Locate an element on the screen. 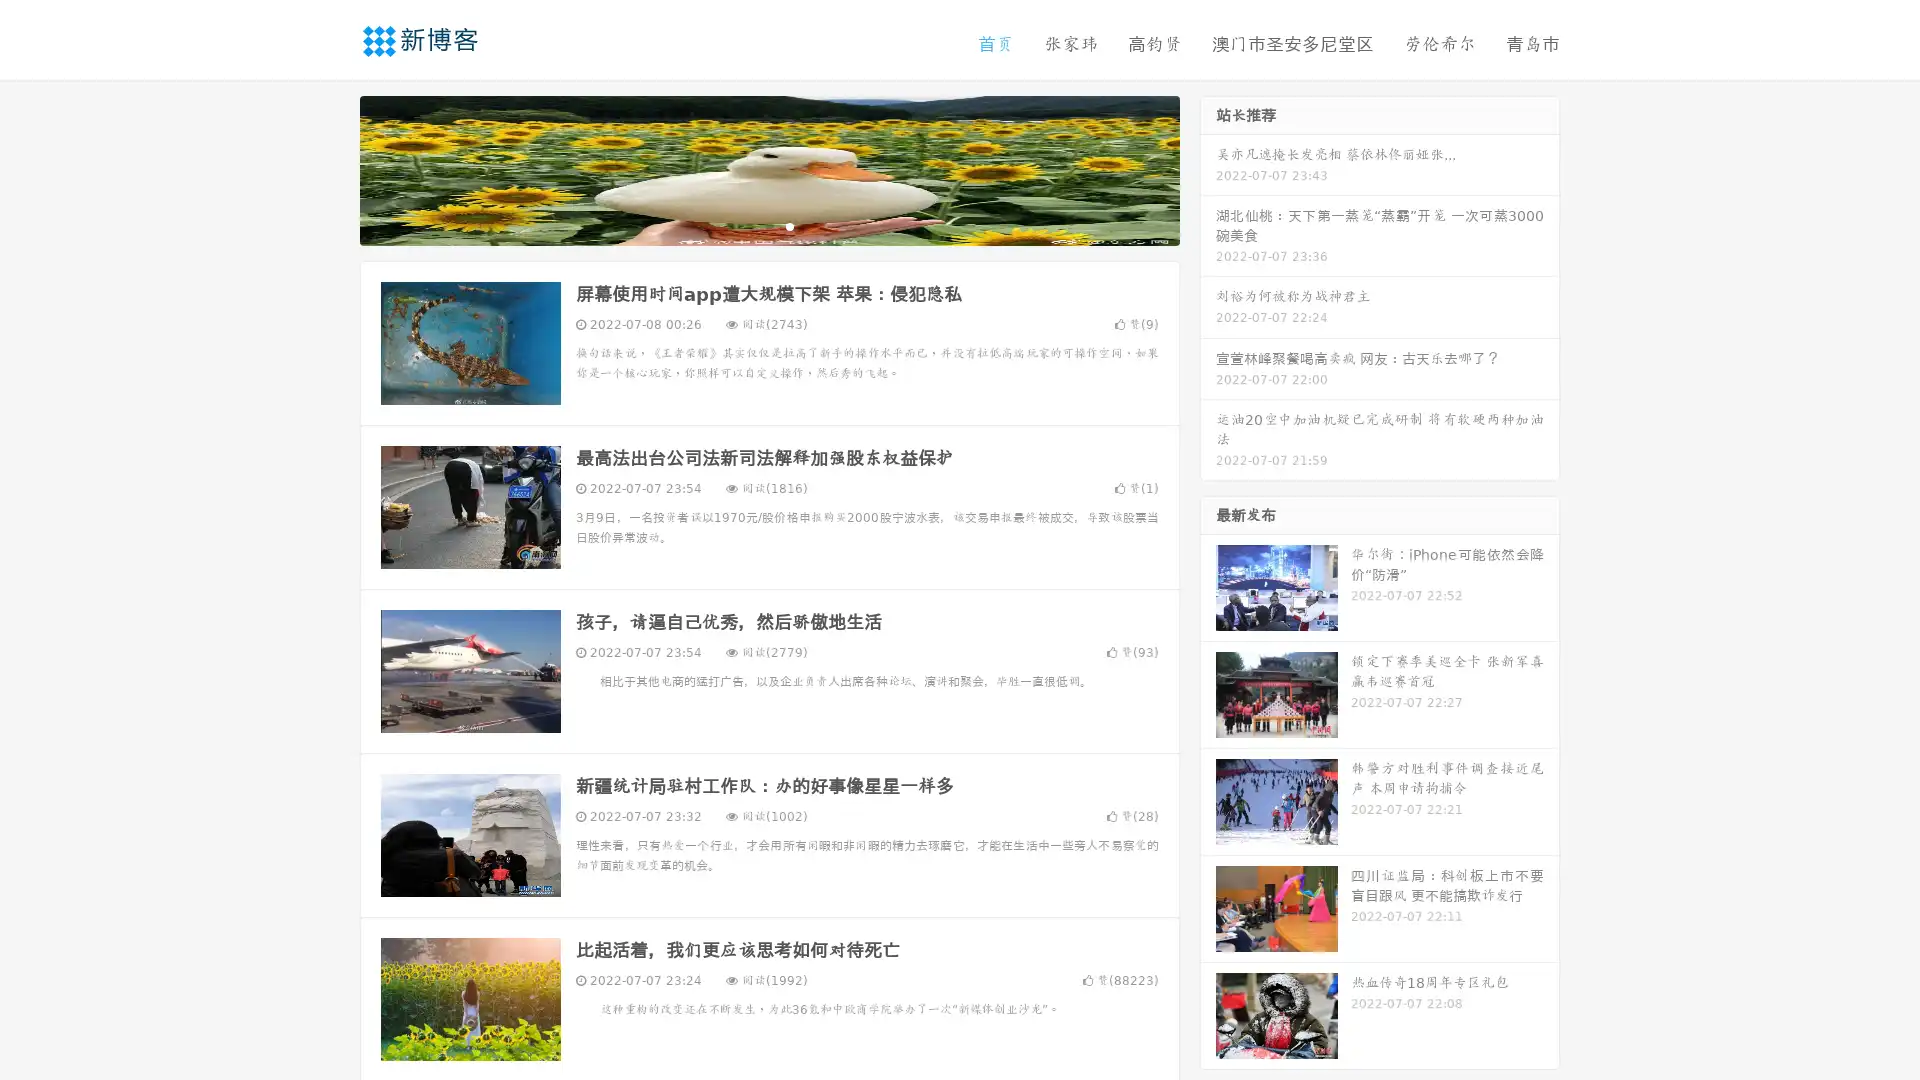  Go to slide 2 is located at coordinates (768, 225).